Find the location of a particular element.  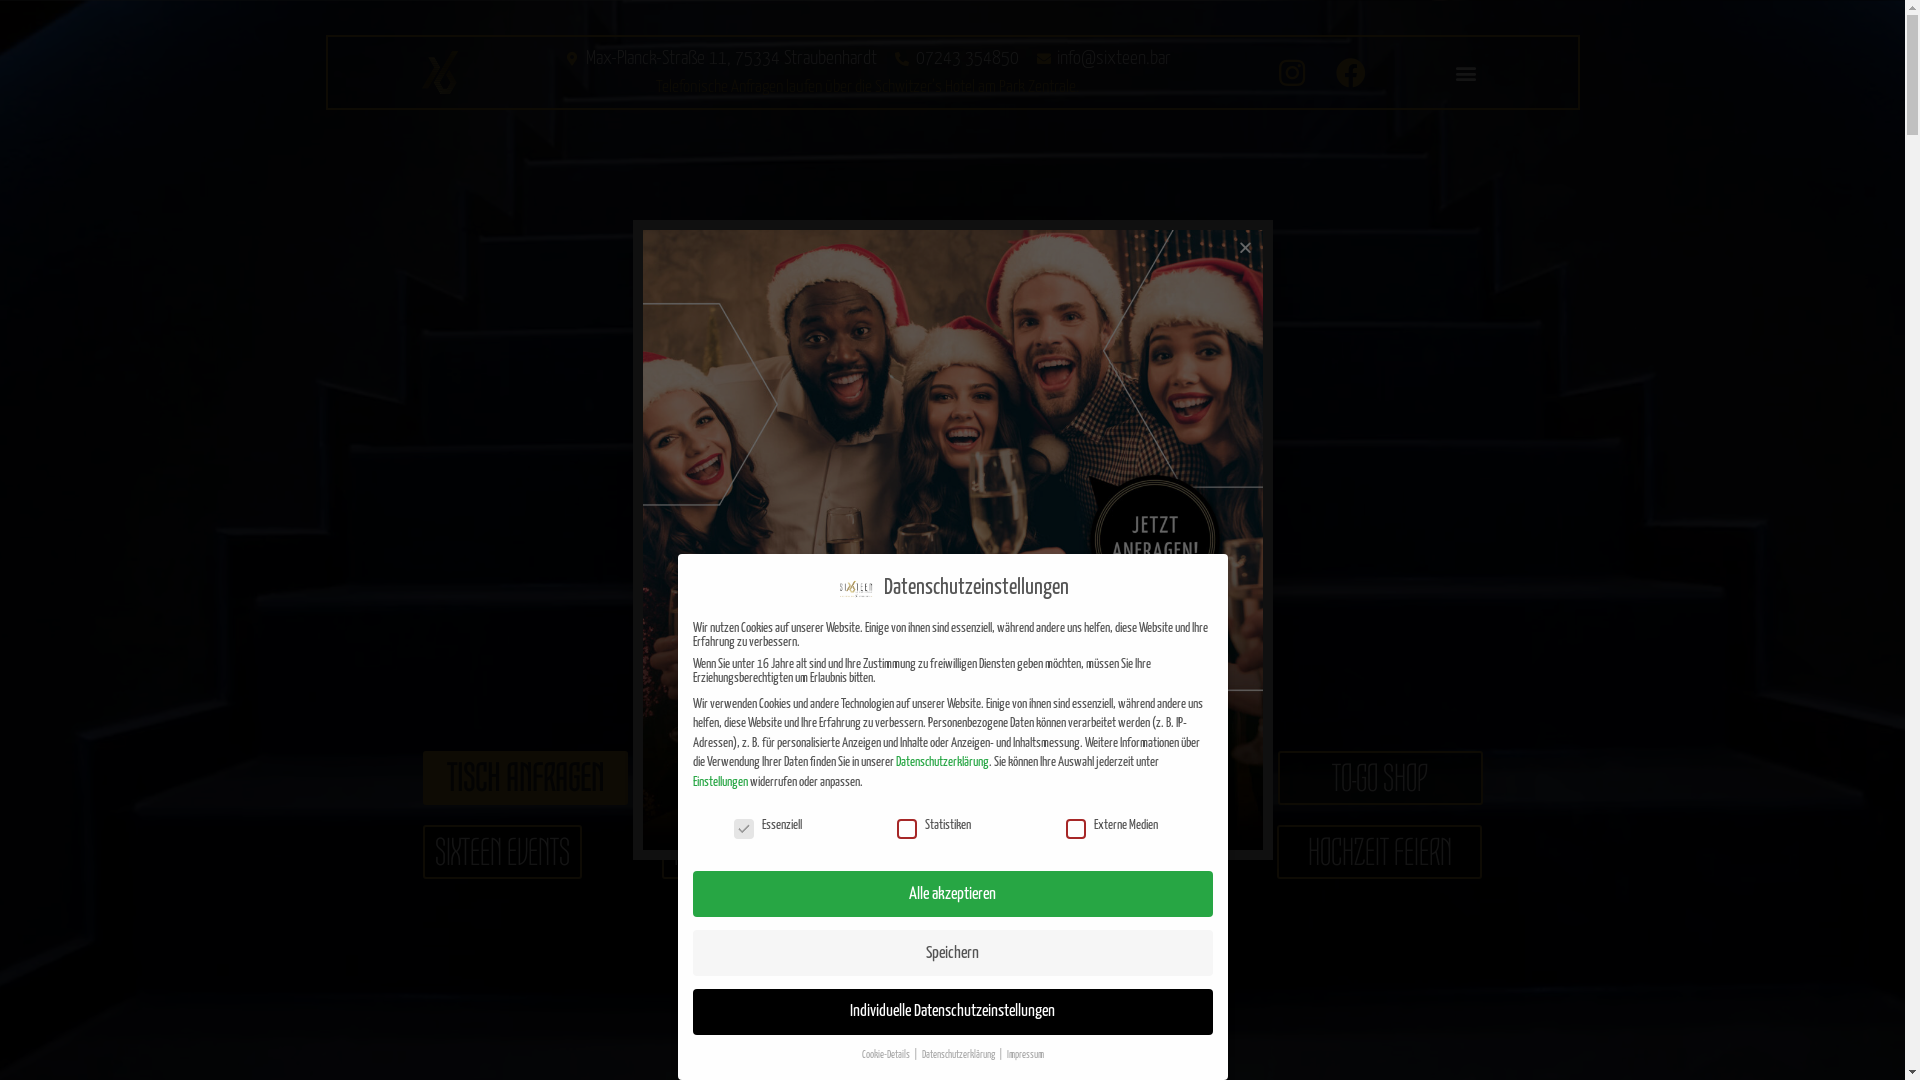

'SPEISEKARTE' is located at coordinates (810, 777).